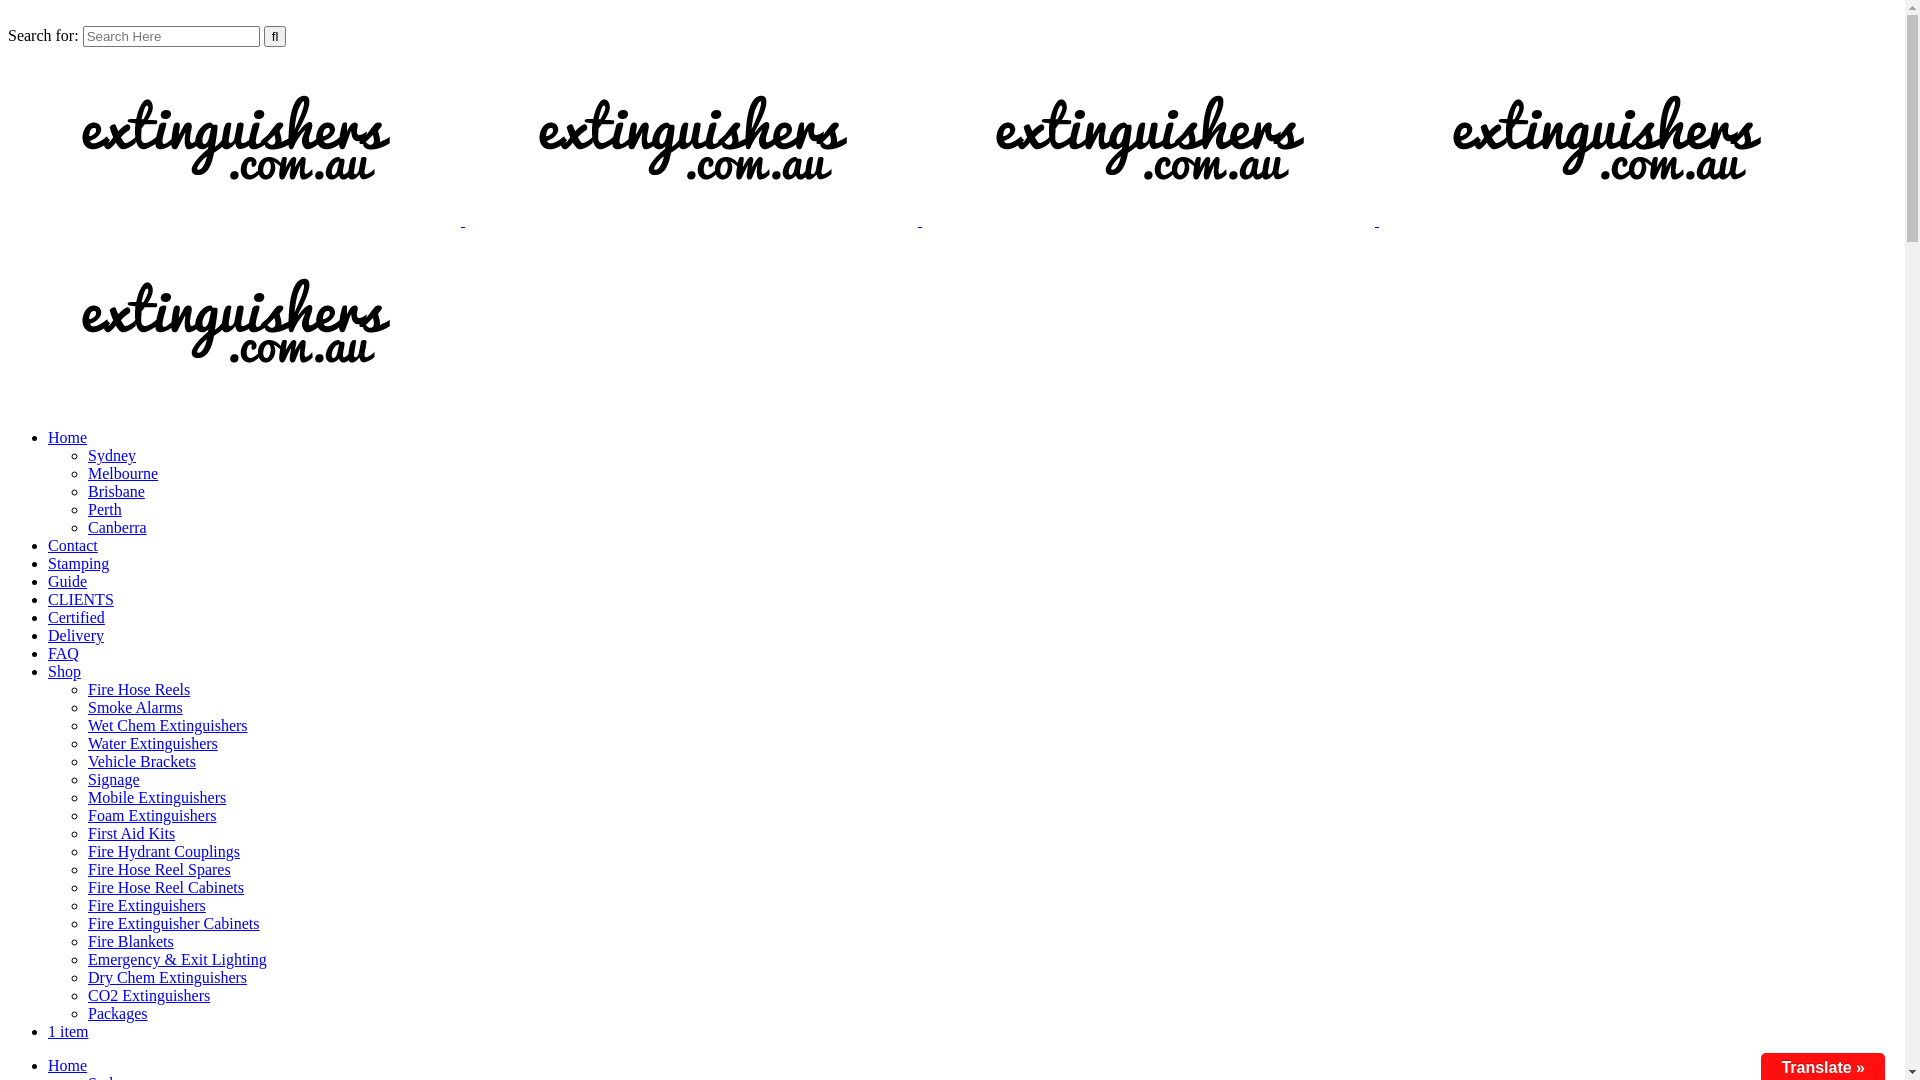 This screenshot has height=1080, width=1920. Describe the element at coordinates (72, 545) in the screenshot. I see `'Contact'` at that location.